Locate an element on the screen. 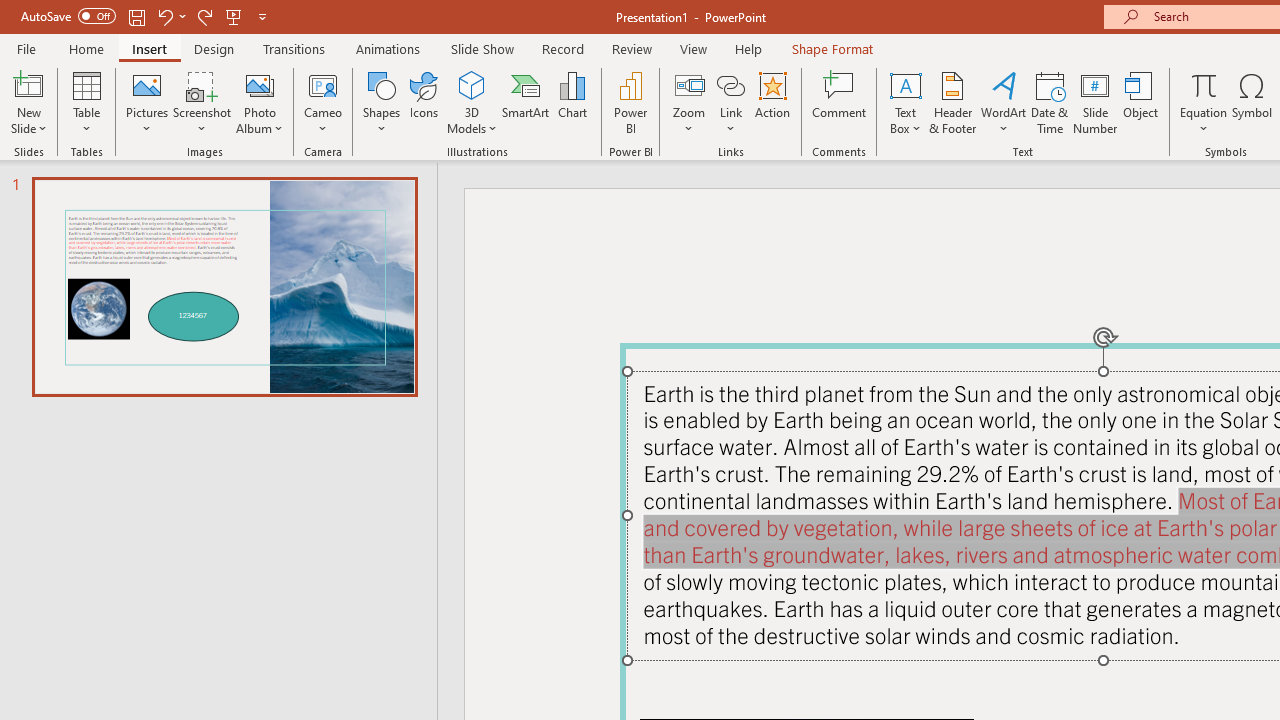 Image resolution: width=1280 pixels, height=720 pixels. '3D Models' is located at coordinates (471, 84).